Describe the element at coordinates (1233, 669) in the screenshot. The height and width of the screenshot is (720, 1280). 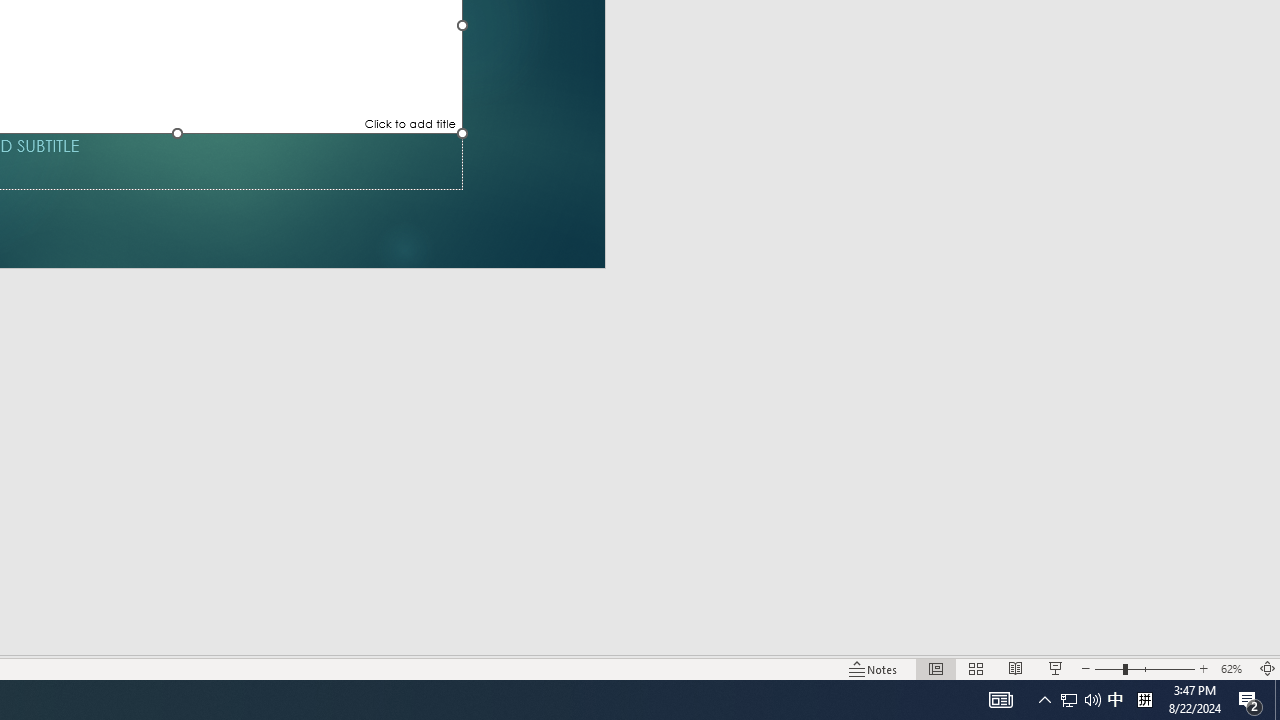
I see `'Zoom 62%'` at that location.